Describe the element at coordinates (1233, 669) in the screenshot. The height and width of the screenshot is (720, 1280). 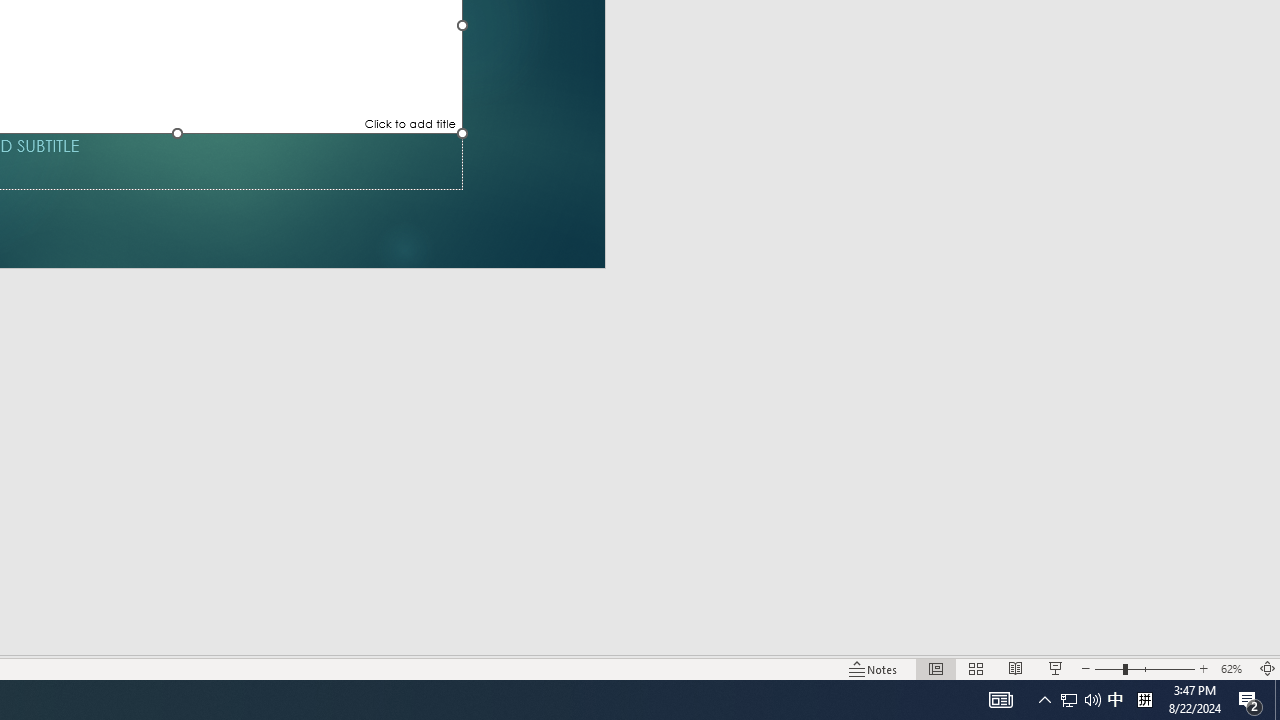
I see `'Zoom 62%'` at that location.